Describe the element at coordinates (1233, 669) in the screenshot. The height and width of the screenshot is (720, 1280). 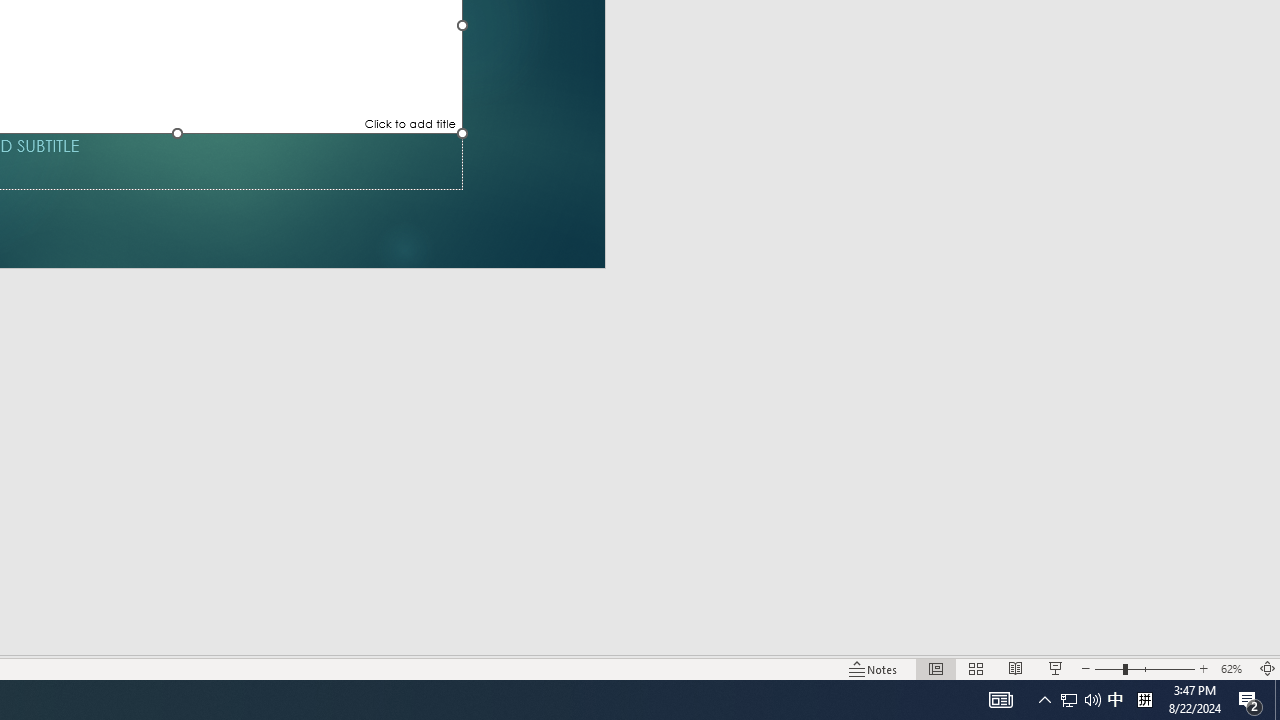
I see `'Zoom 62%'` at that location.